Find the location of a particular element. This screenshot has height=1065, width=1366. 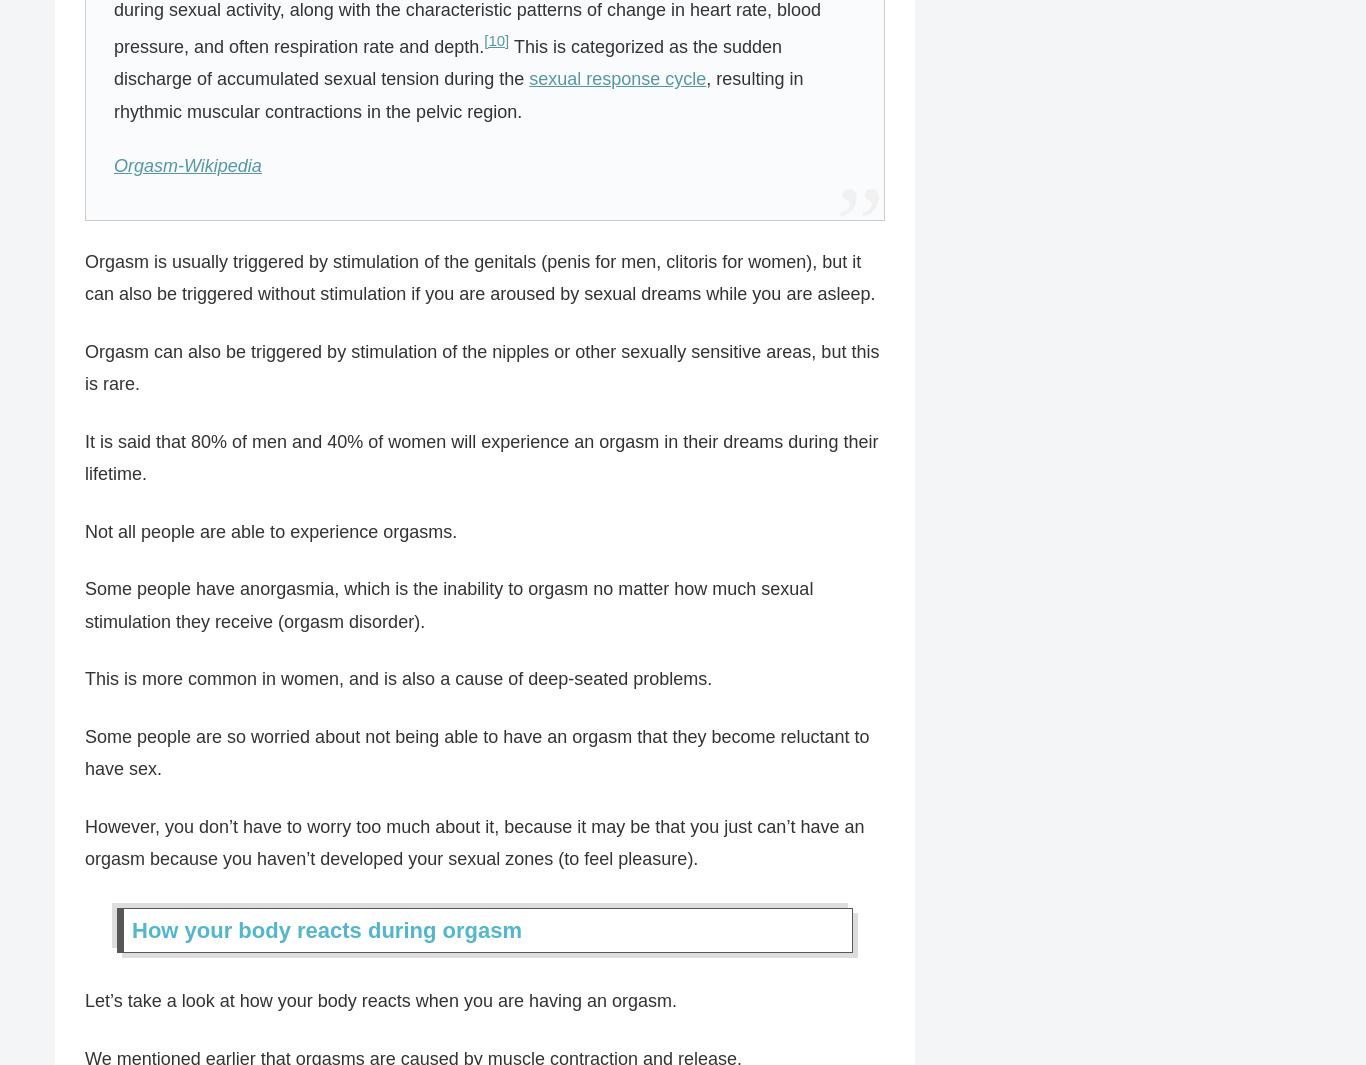

'Some people are so worried about not being able to have an orgasm that they become reluctant to have sex.' is located at coordinates (477, 752).